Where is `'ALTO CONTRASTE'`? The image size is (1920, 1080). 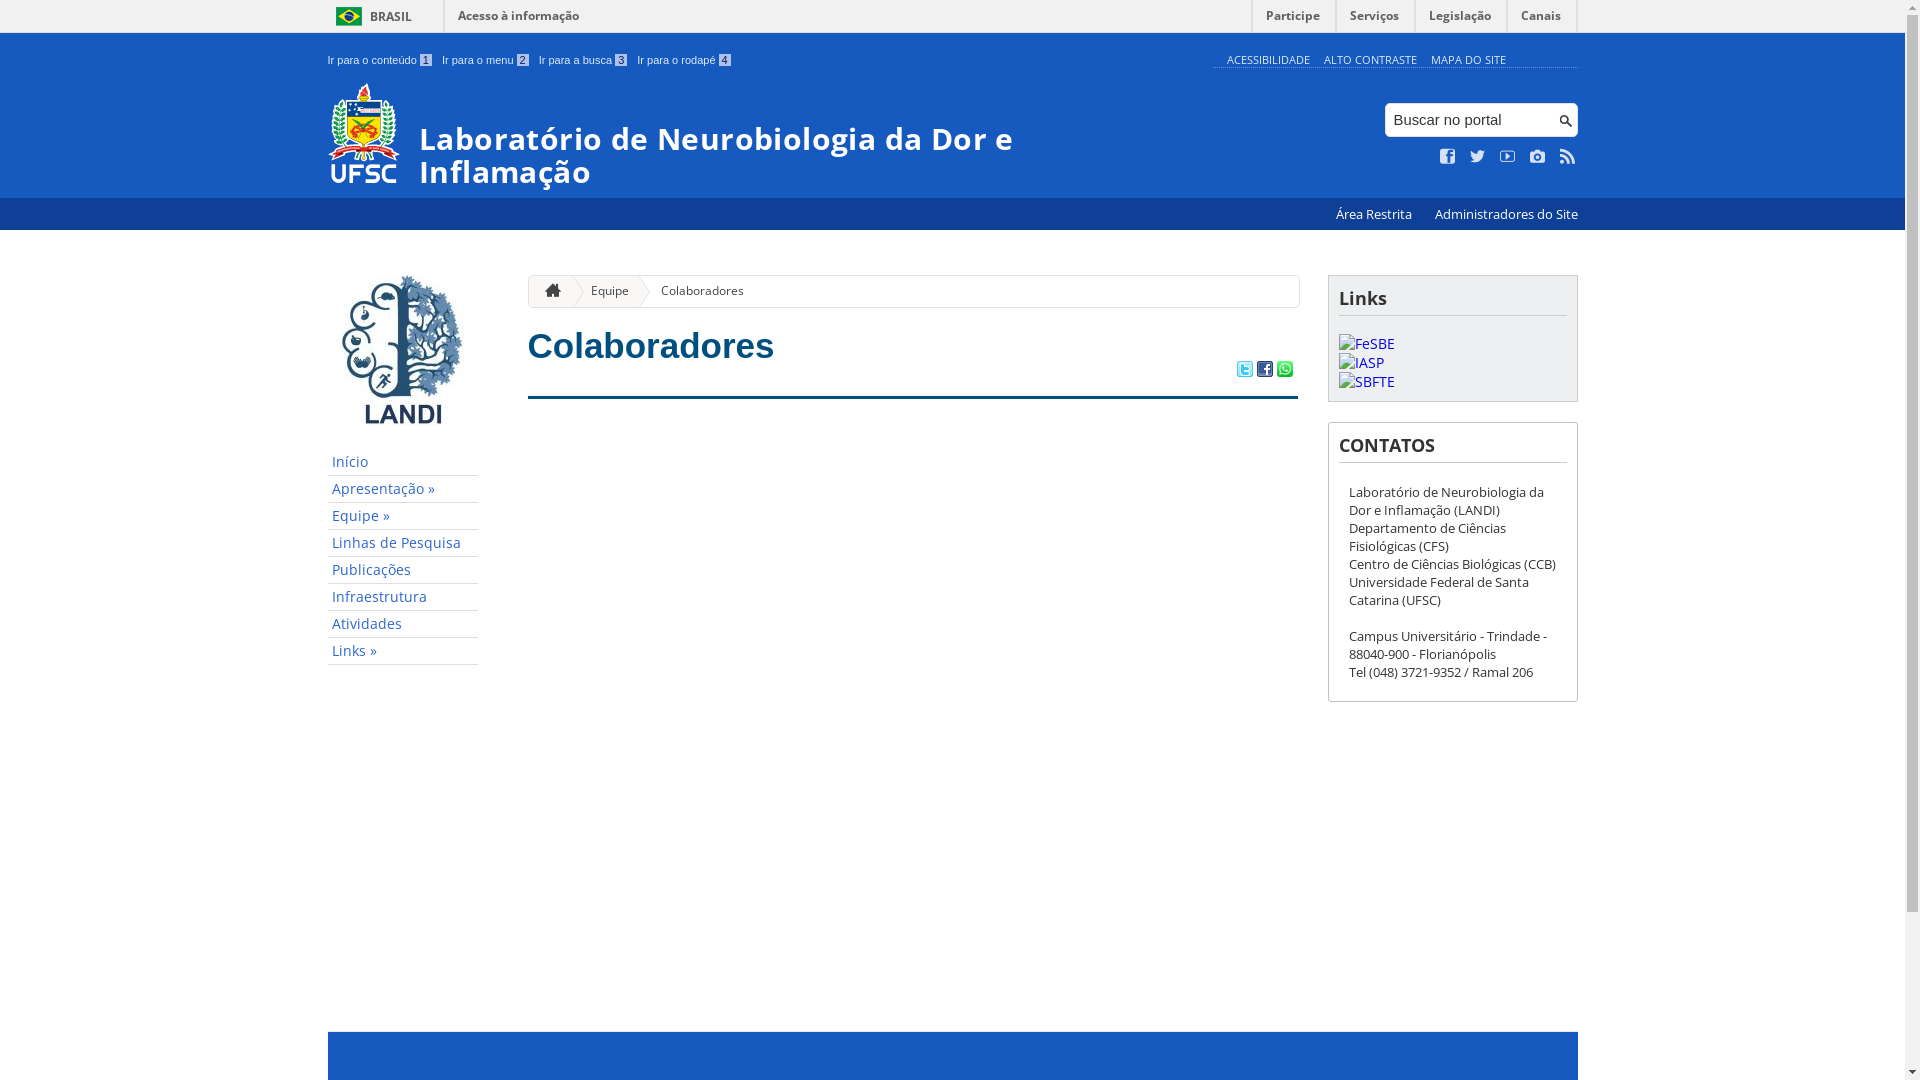 'ALTO CONTRASTE' is located at coordinates (1369, 58).